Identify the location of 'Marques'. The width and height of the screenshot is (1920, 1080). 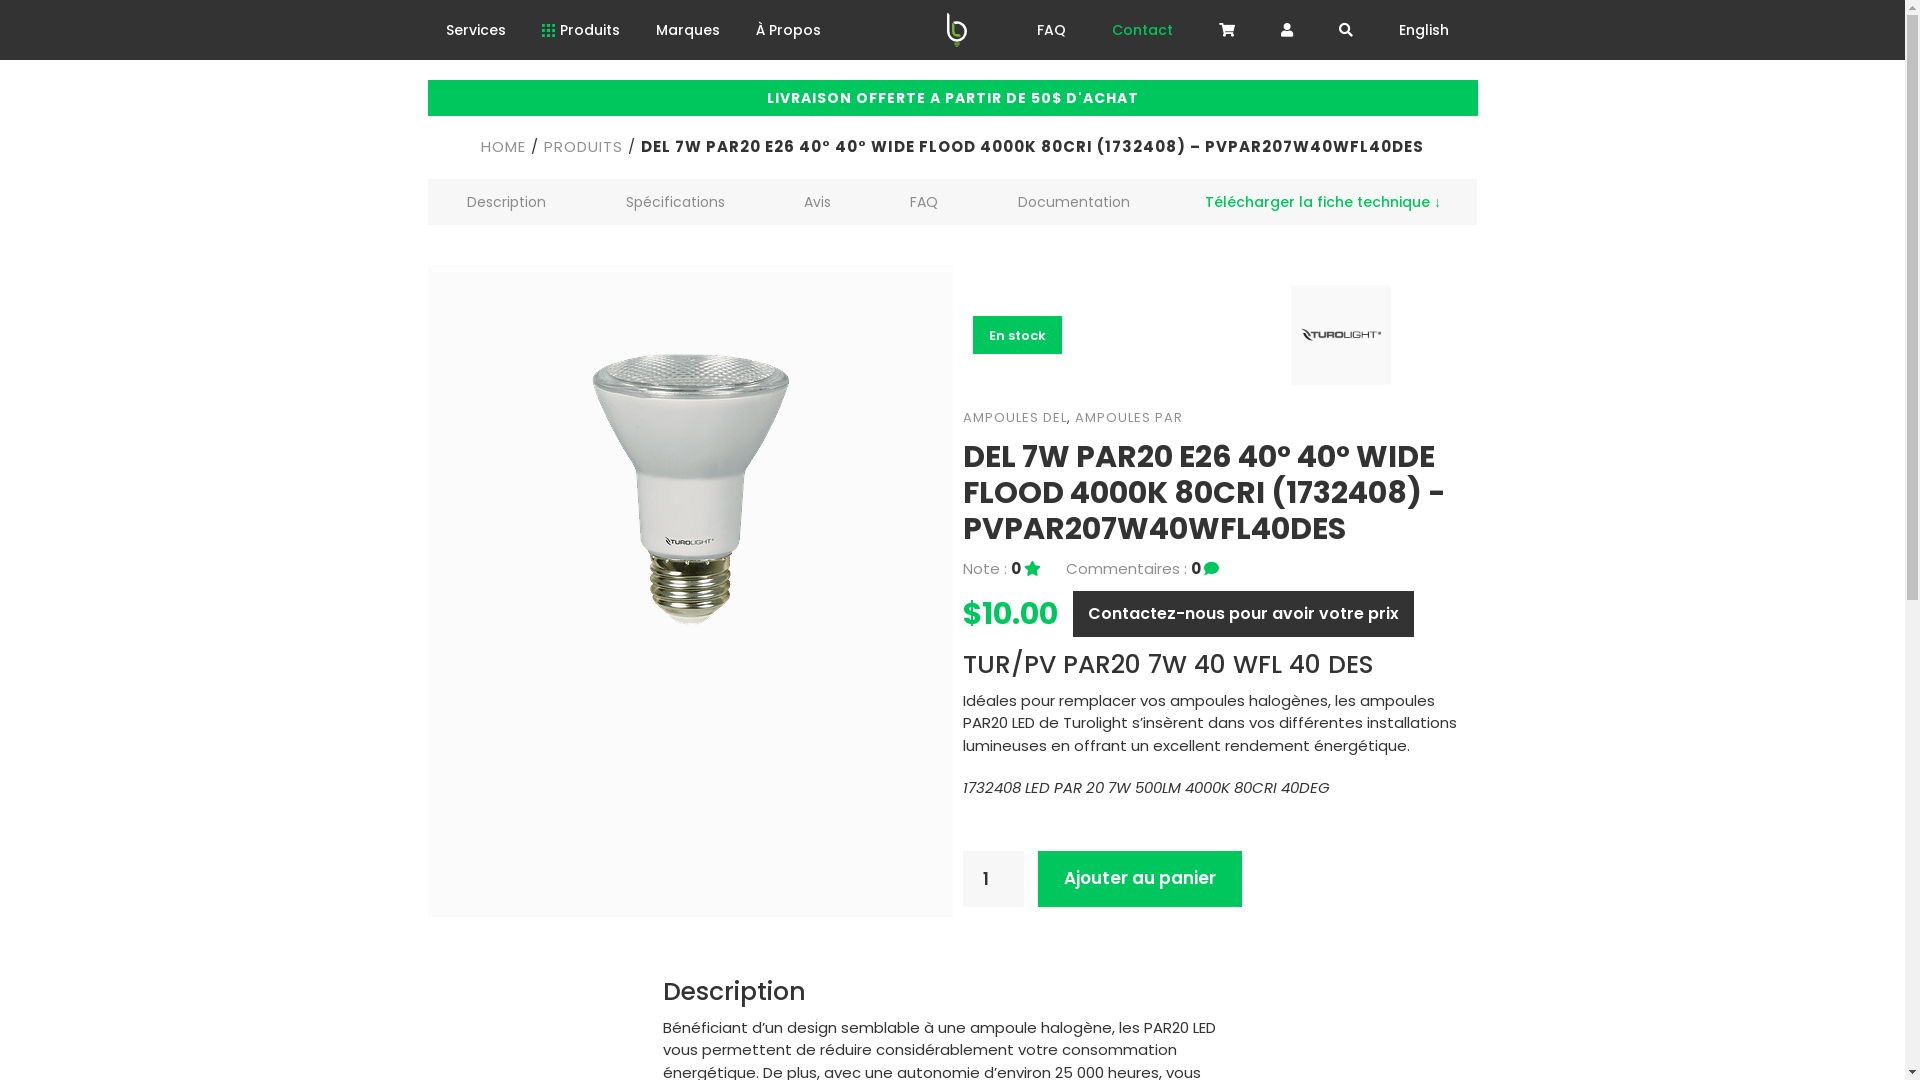
(687, 30).